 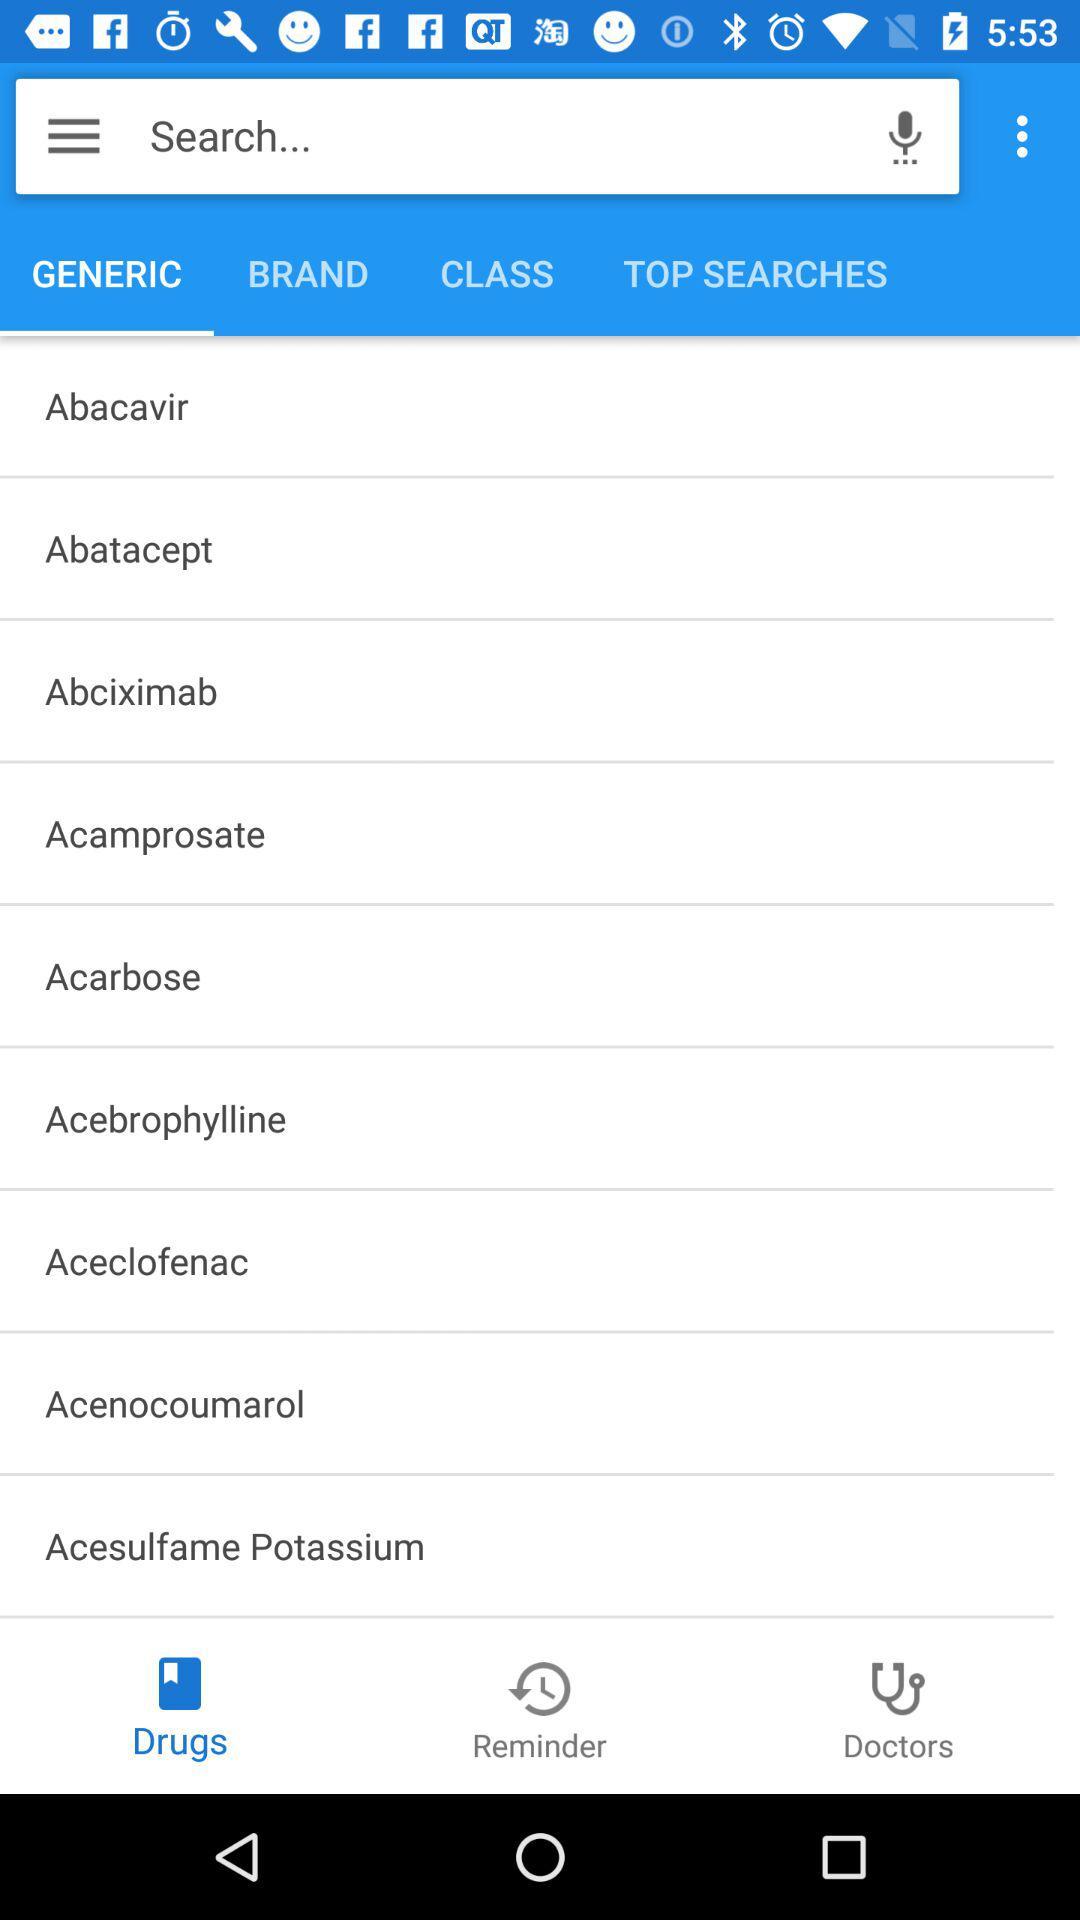 I want to click on acesulfame potassium icon, so click(x=525, y=1544).